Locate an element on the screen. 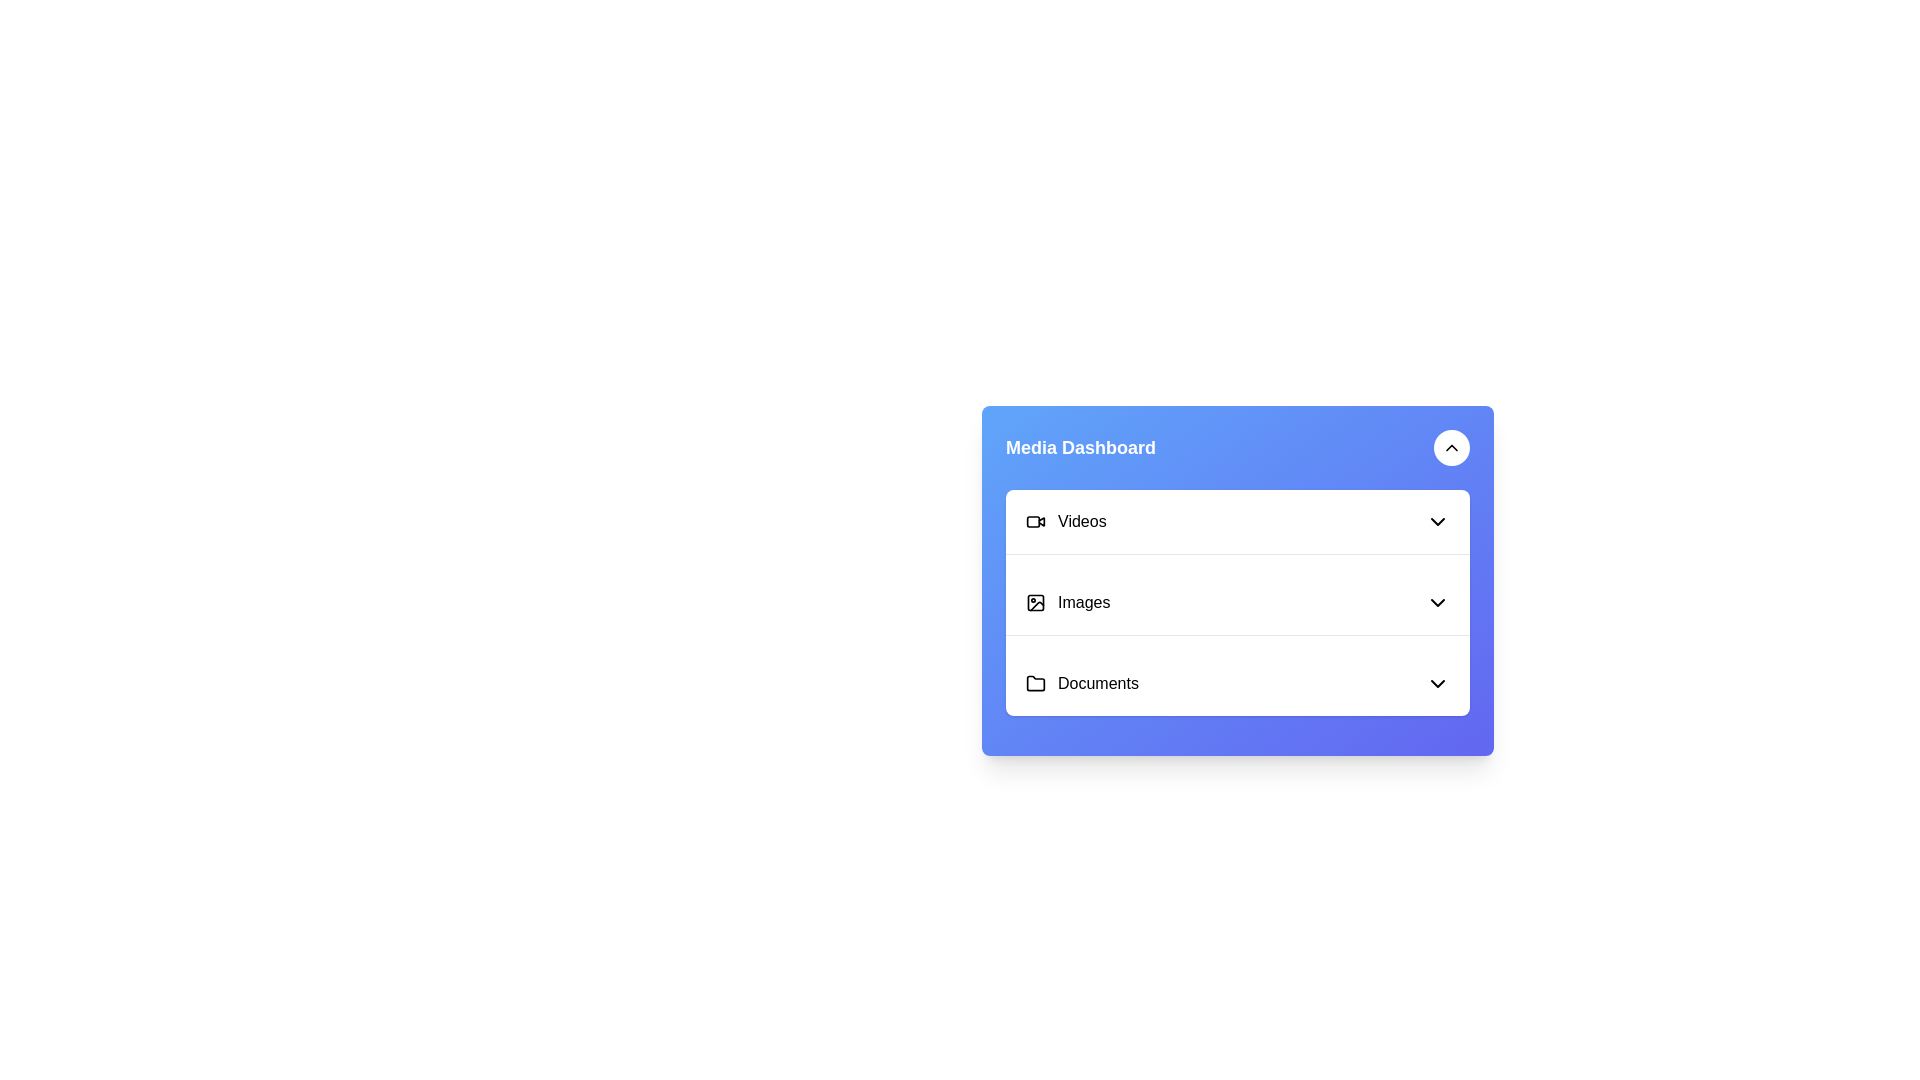  the 'Documents' menu item located as the third item in a vertical list of menu options is located at coordinates (1237, 682).